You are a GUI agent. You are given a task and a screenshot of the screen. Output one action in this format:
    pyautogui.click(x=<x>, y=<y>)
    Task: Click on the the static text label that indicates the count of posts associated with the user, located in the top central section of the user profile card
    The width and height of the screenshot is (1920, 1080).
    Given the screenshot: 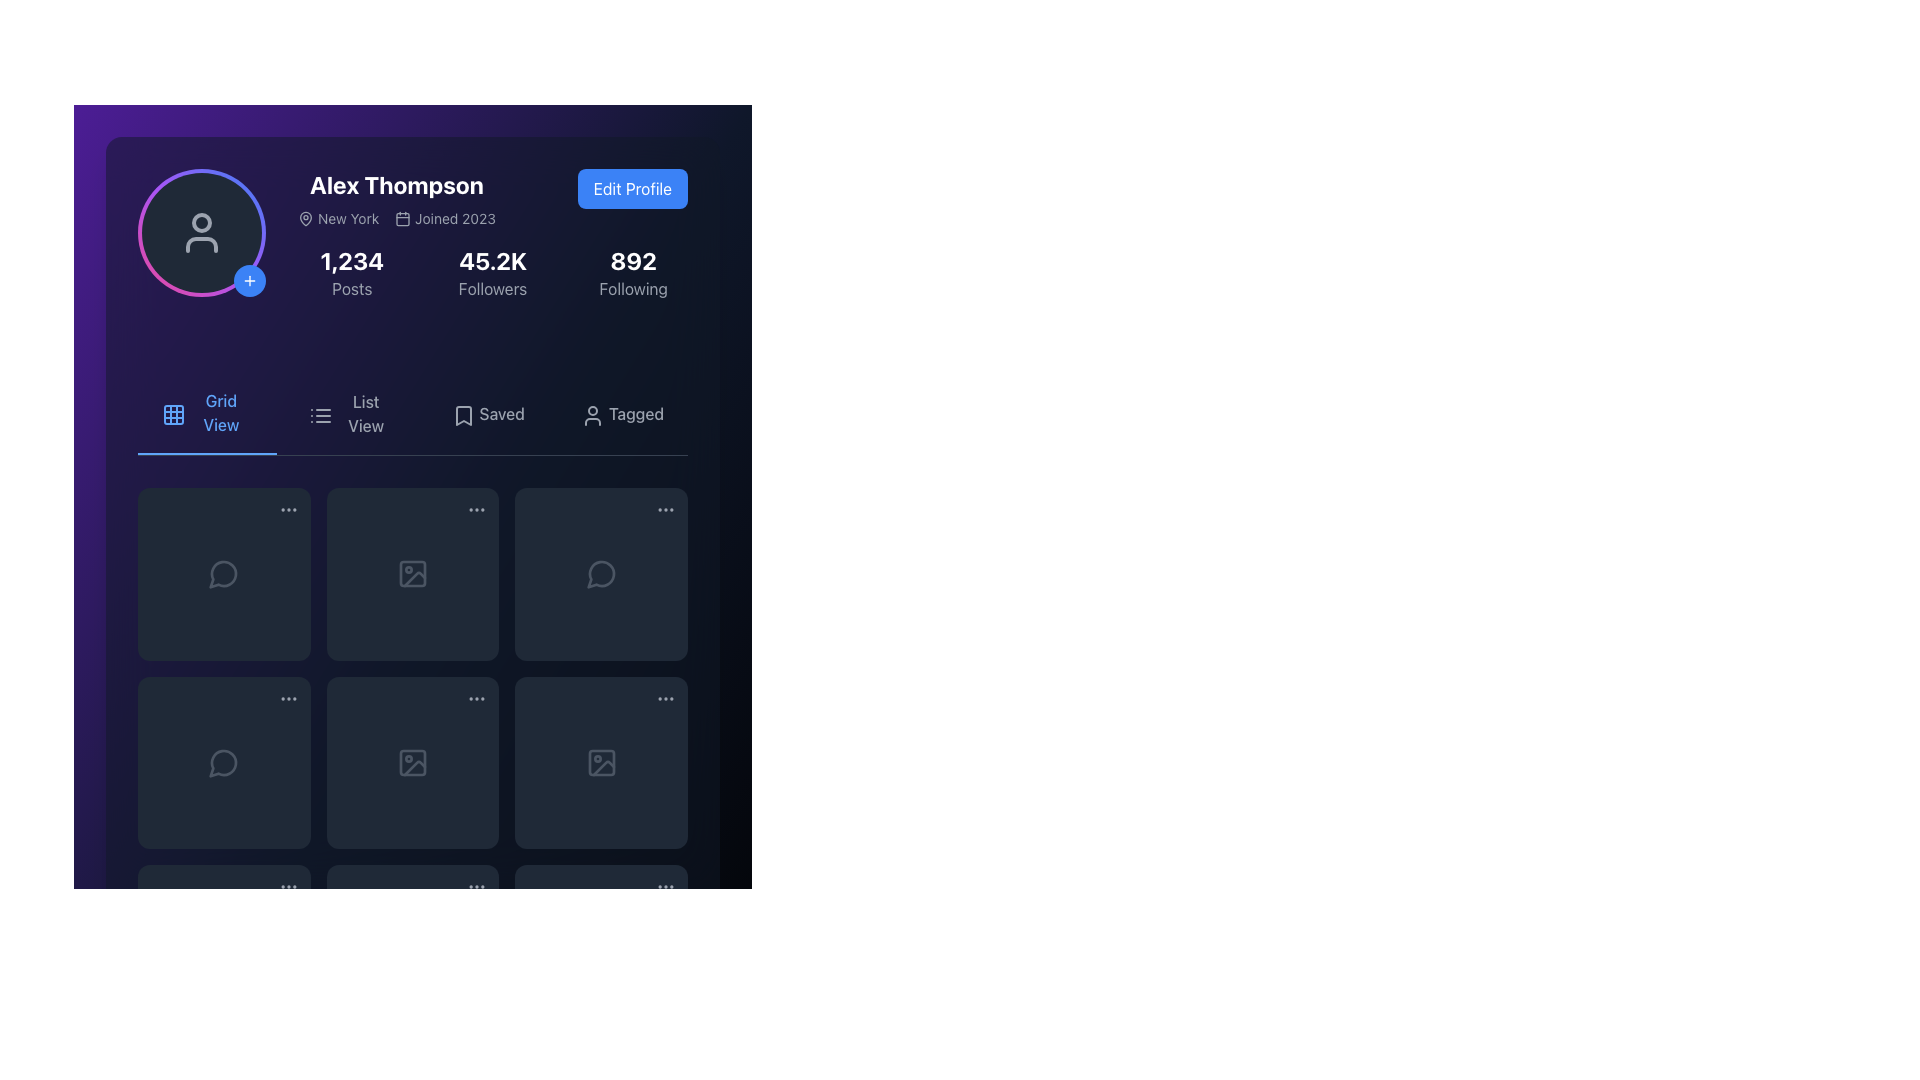 What is the action you would take?
    pyautogui.click(x=352, y=289)
    